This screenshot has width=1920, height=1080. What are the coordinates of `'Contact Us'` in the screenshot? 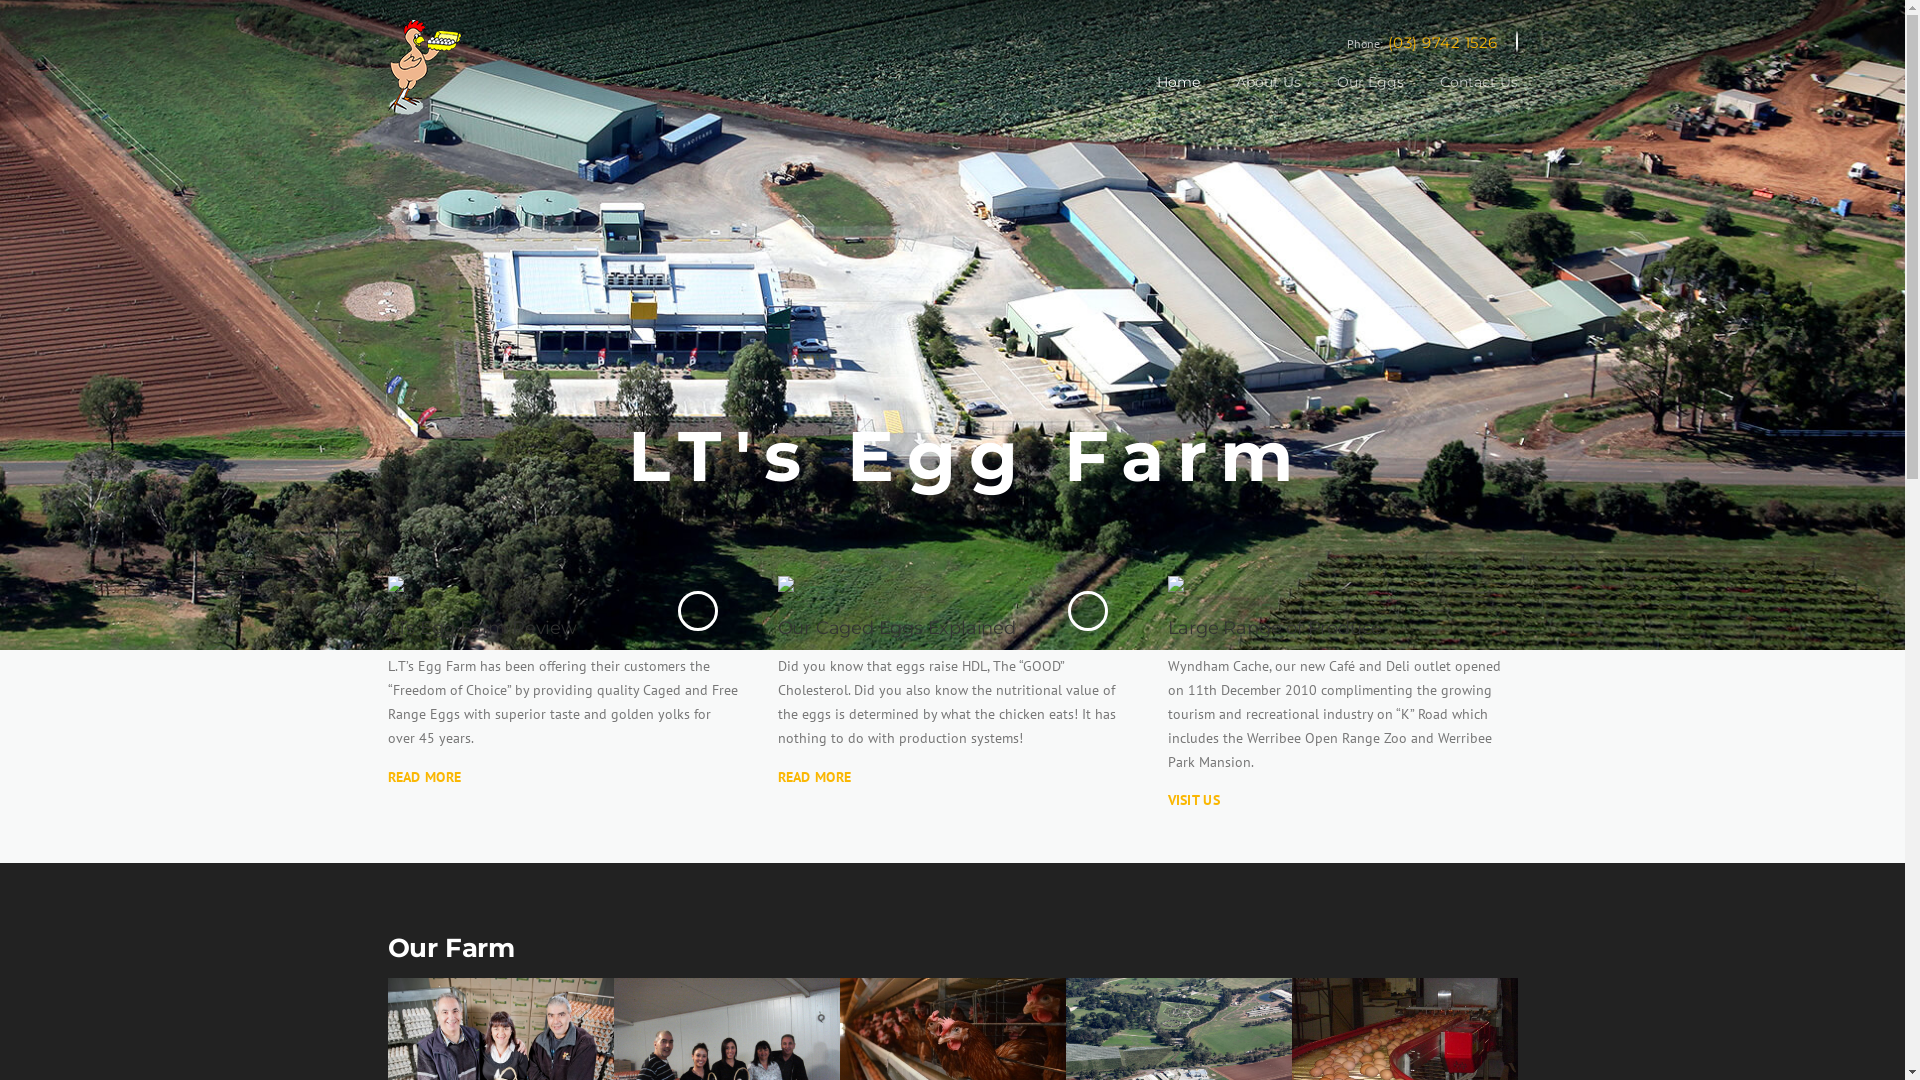 It's located at (1469, 96).